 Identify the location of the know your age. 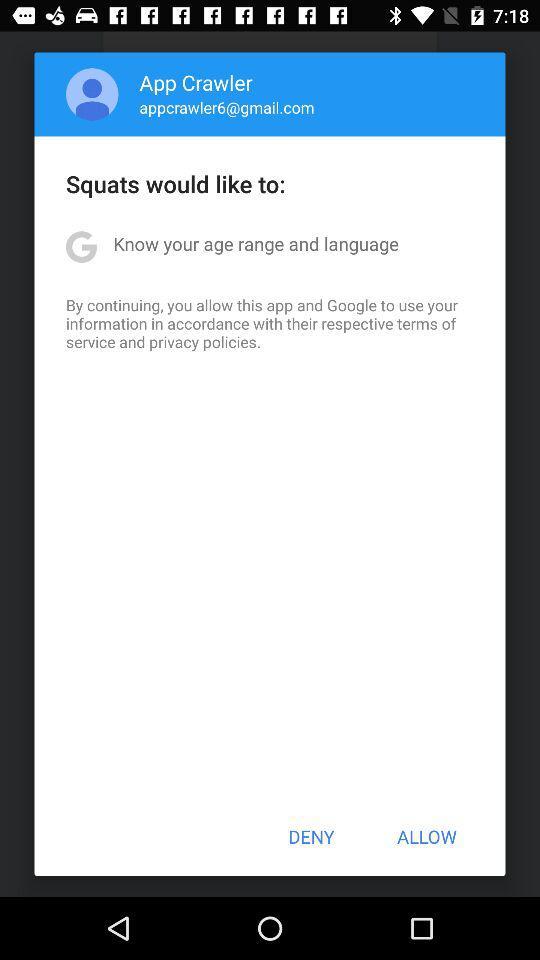
(256, 242).